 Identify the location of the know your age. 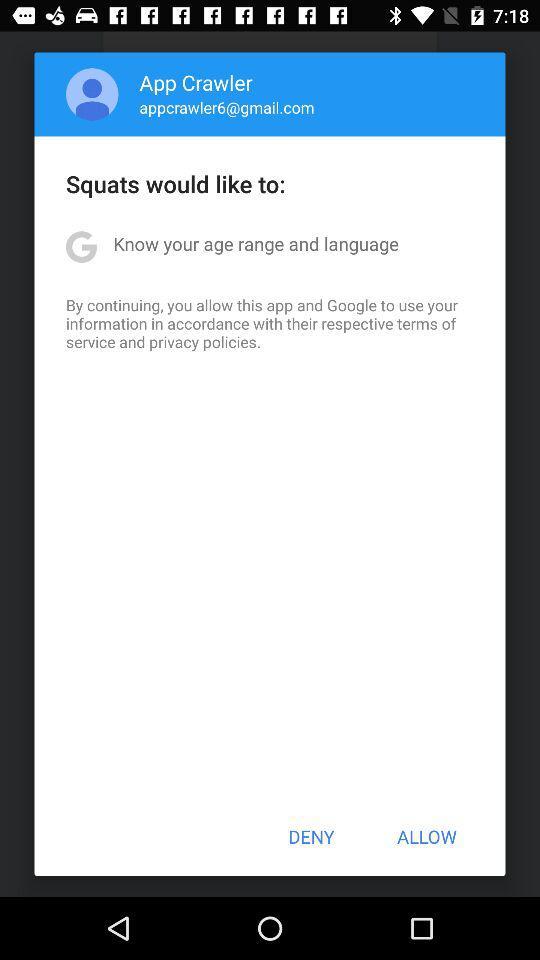
(256, 242).